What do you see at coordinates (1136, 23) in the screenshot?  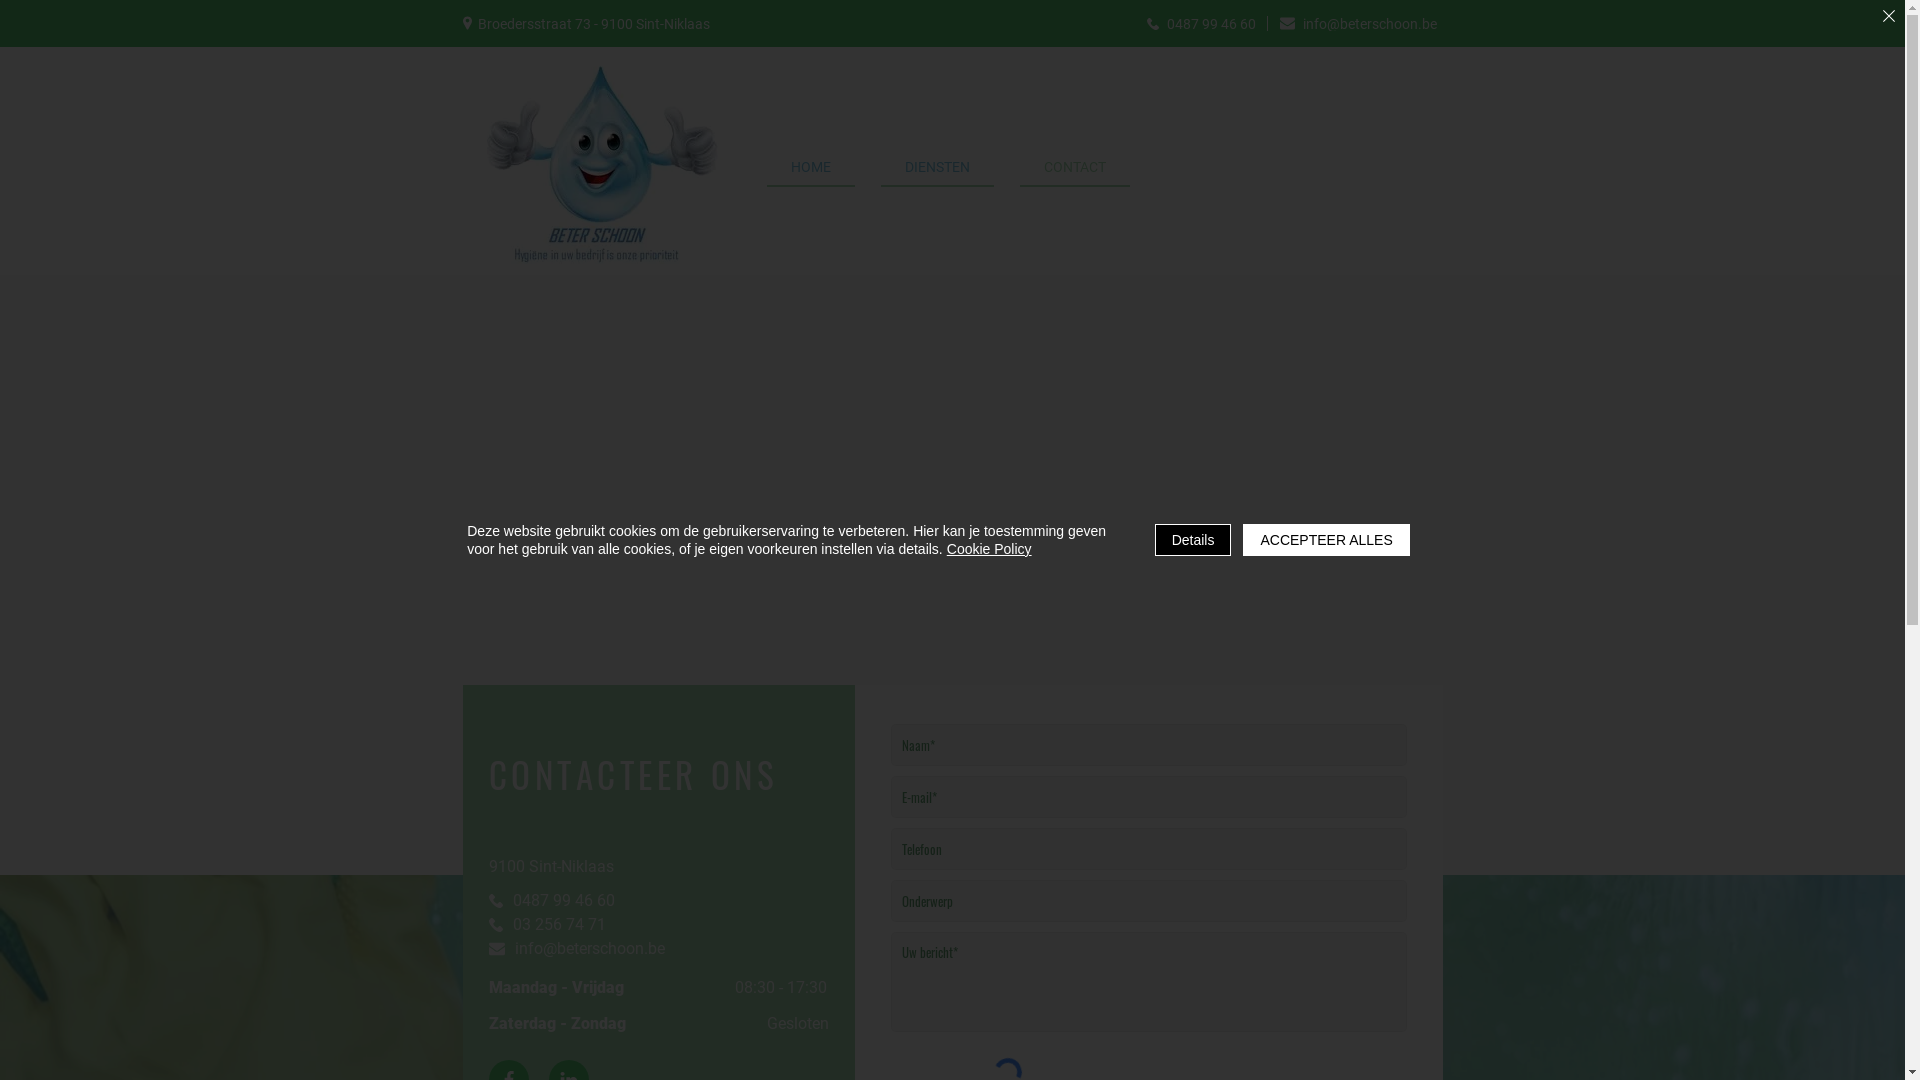 I see `'0487 99 46 60'` at bounding box center [1136, 23].